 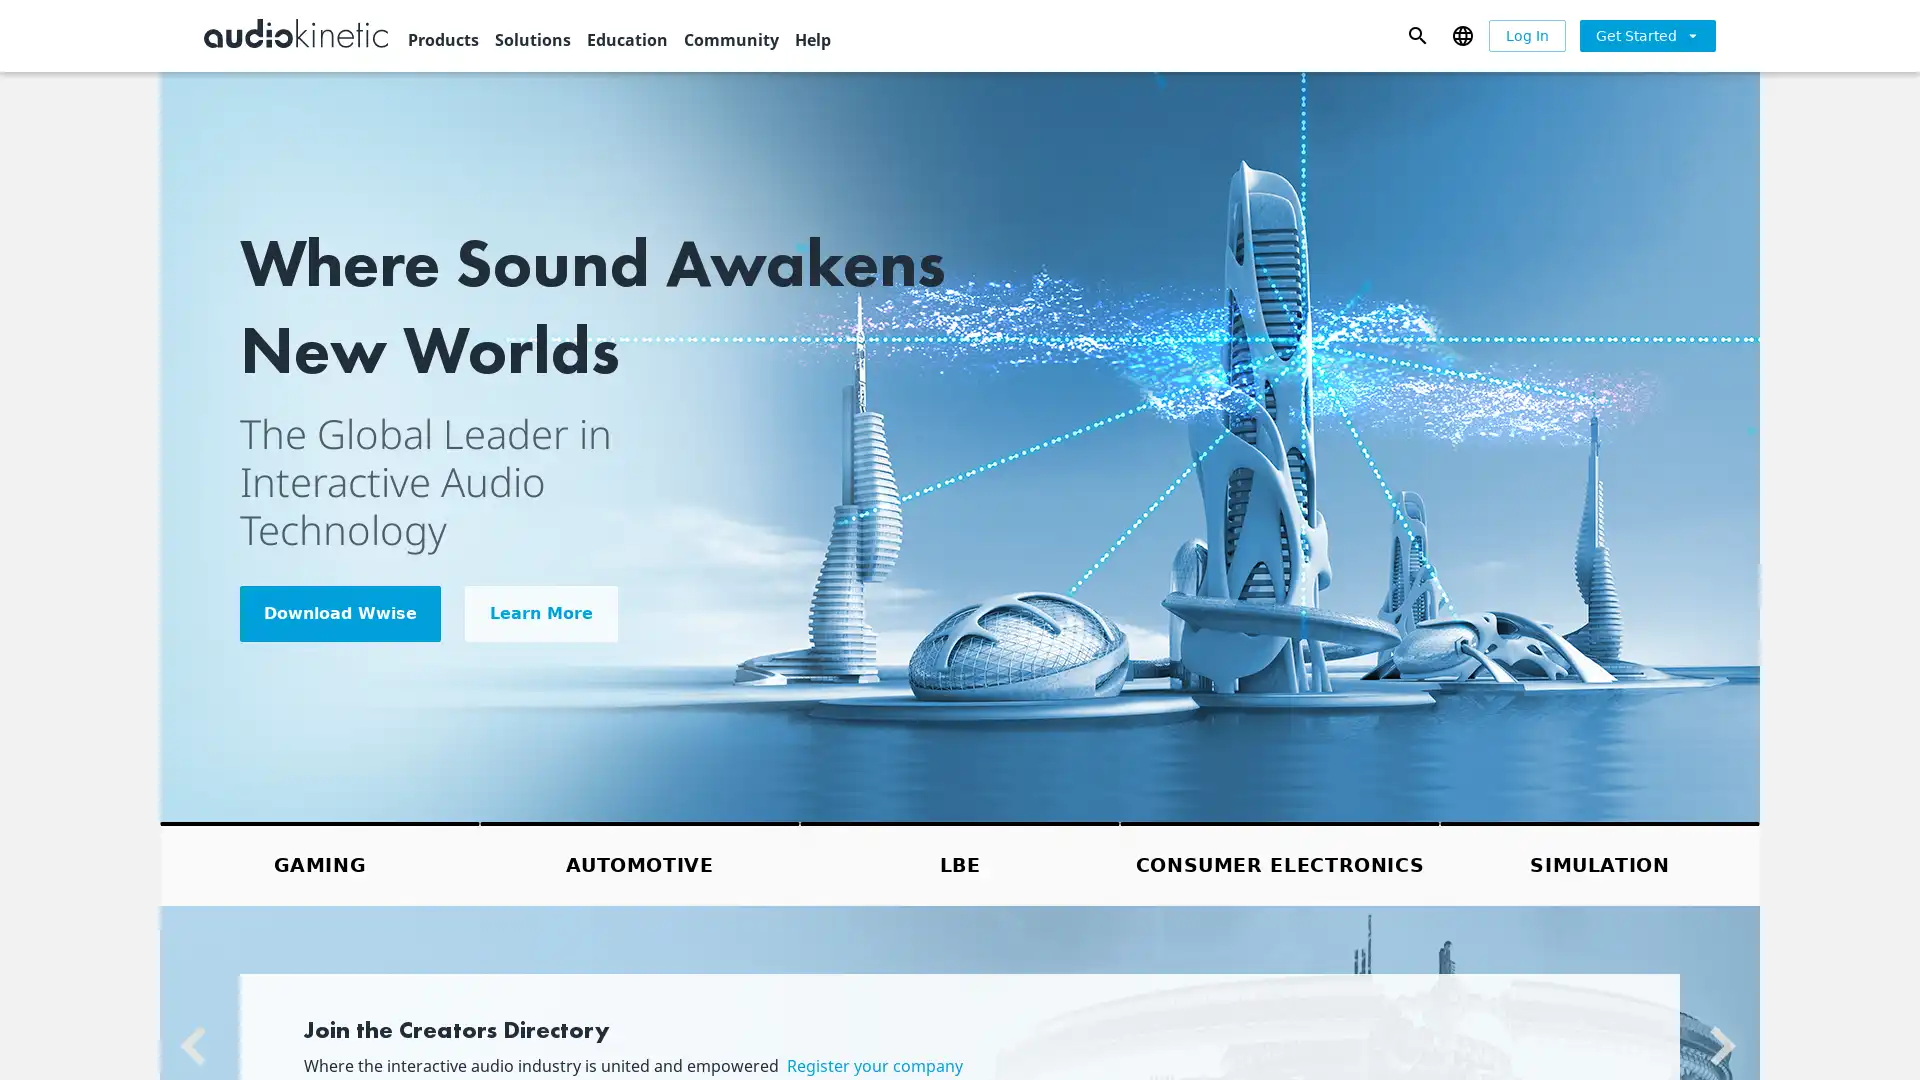 I want to click on GAMING, so click(x=320, y=862).